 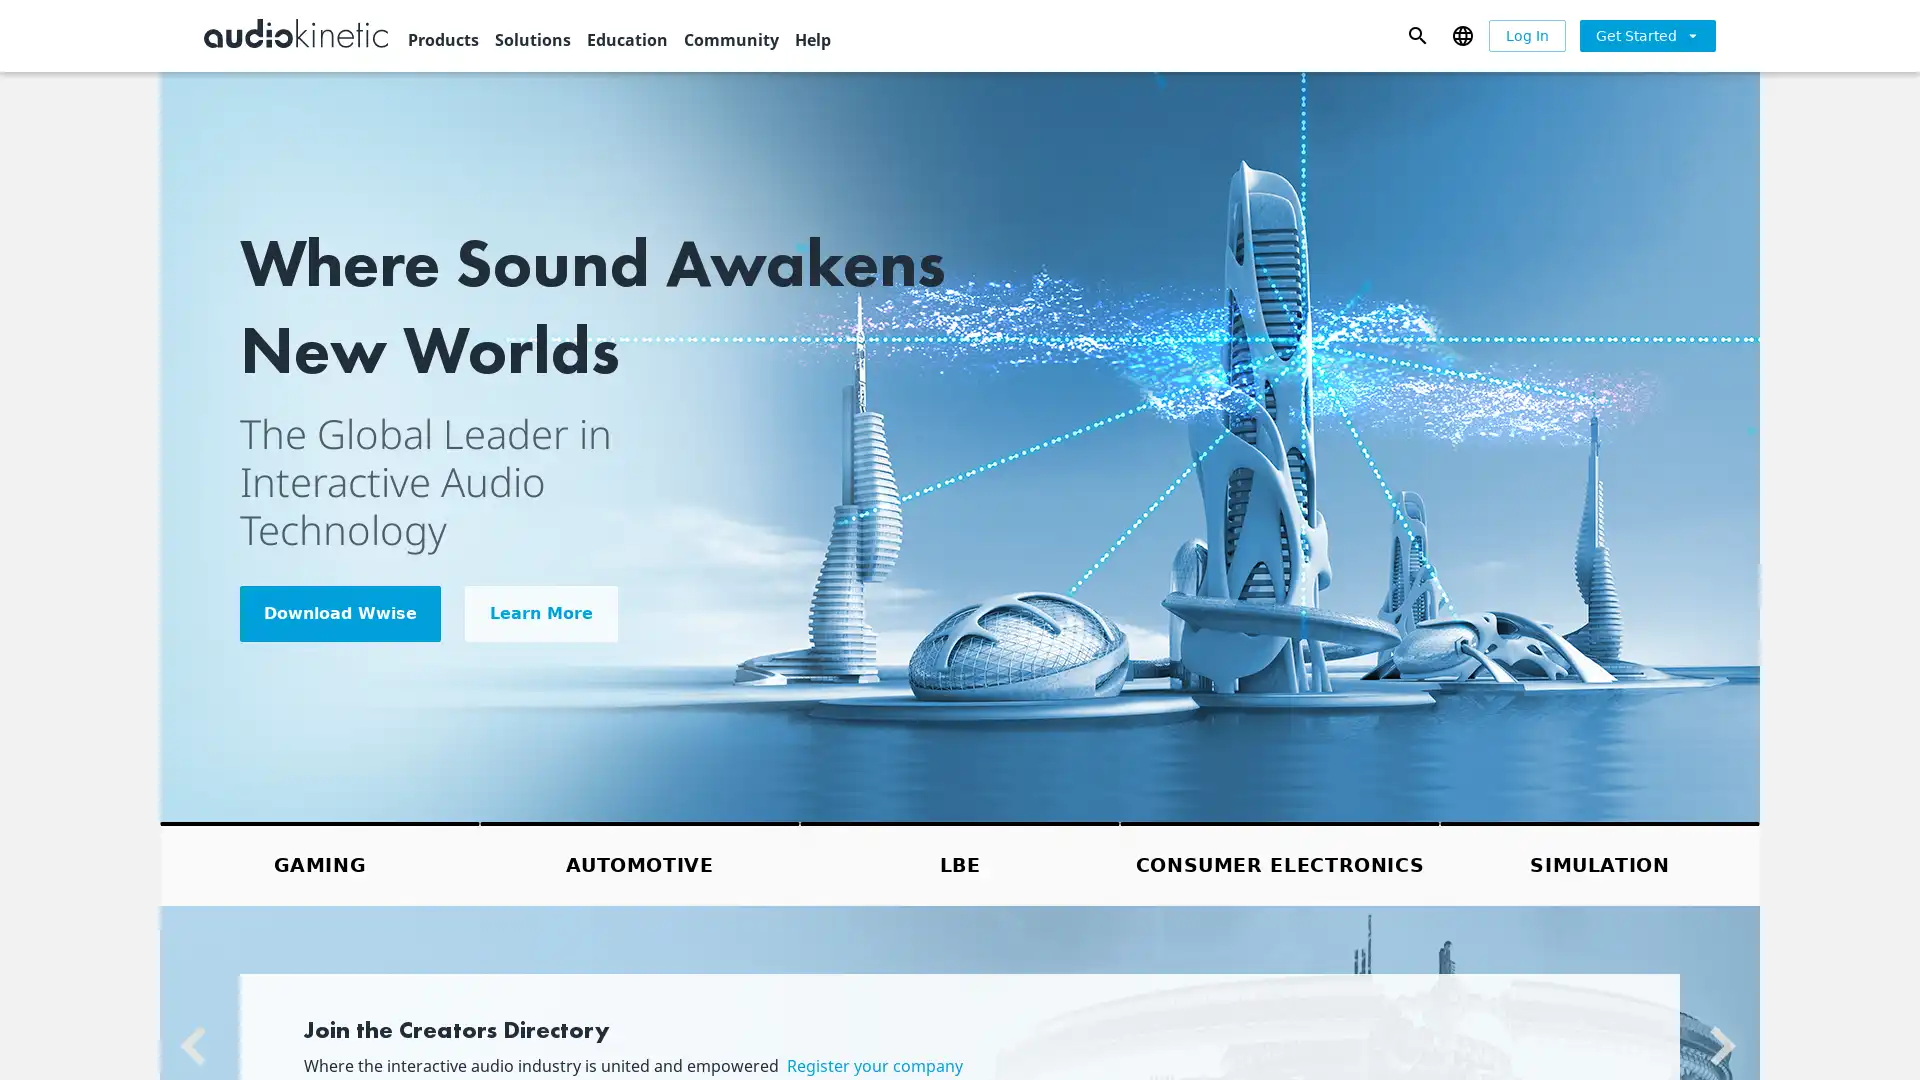 I want to click on GAMING, so click(x=320, y=862).